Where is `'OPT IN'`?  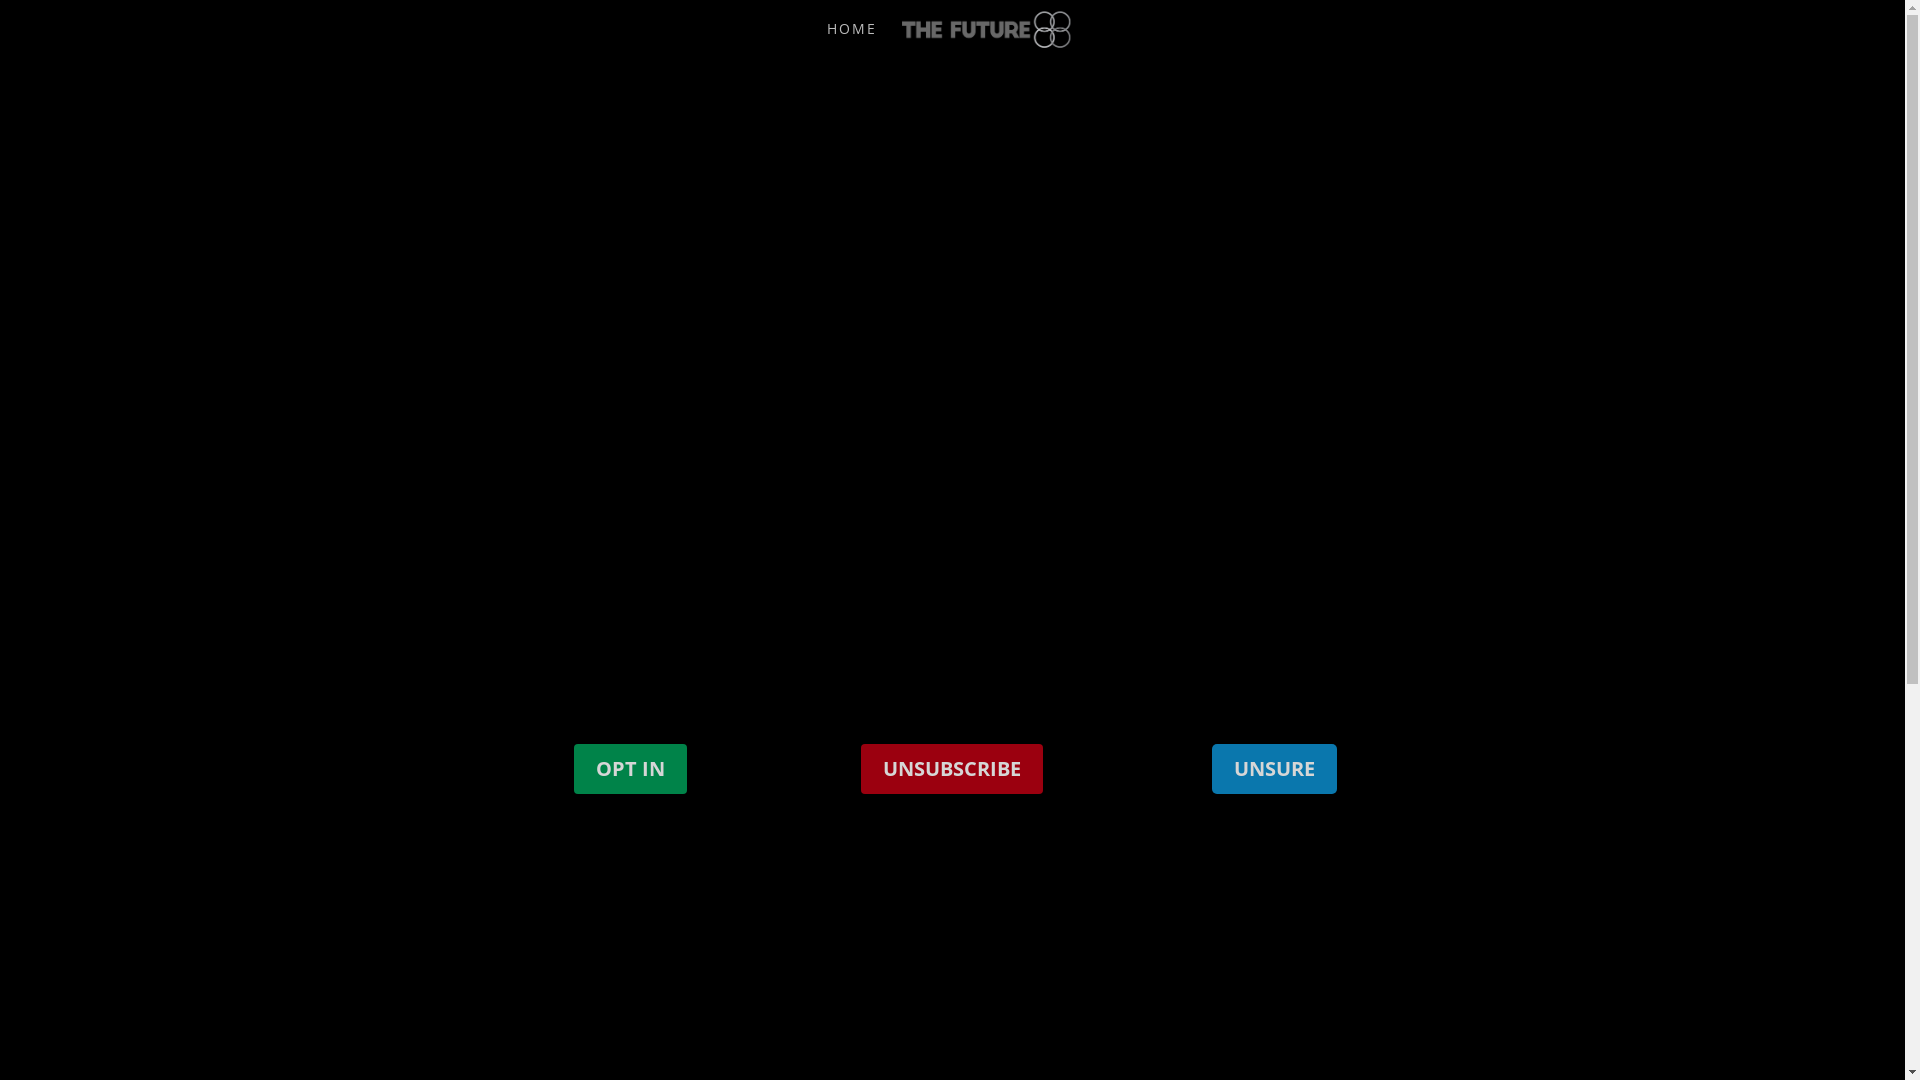
'OPT IN' is located at coordinates (629, 767).